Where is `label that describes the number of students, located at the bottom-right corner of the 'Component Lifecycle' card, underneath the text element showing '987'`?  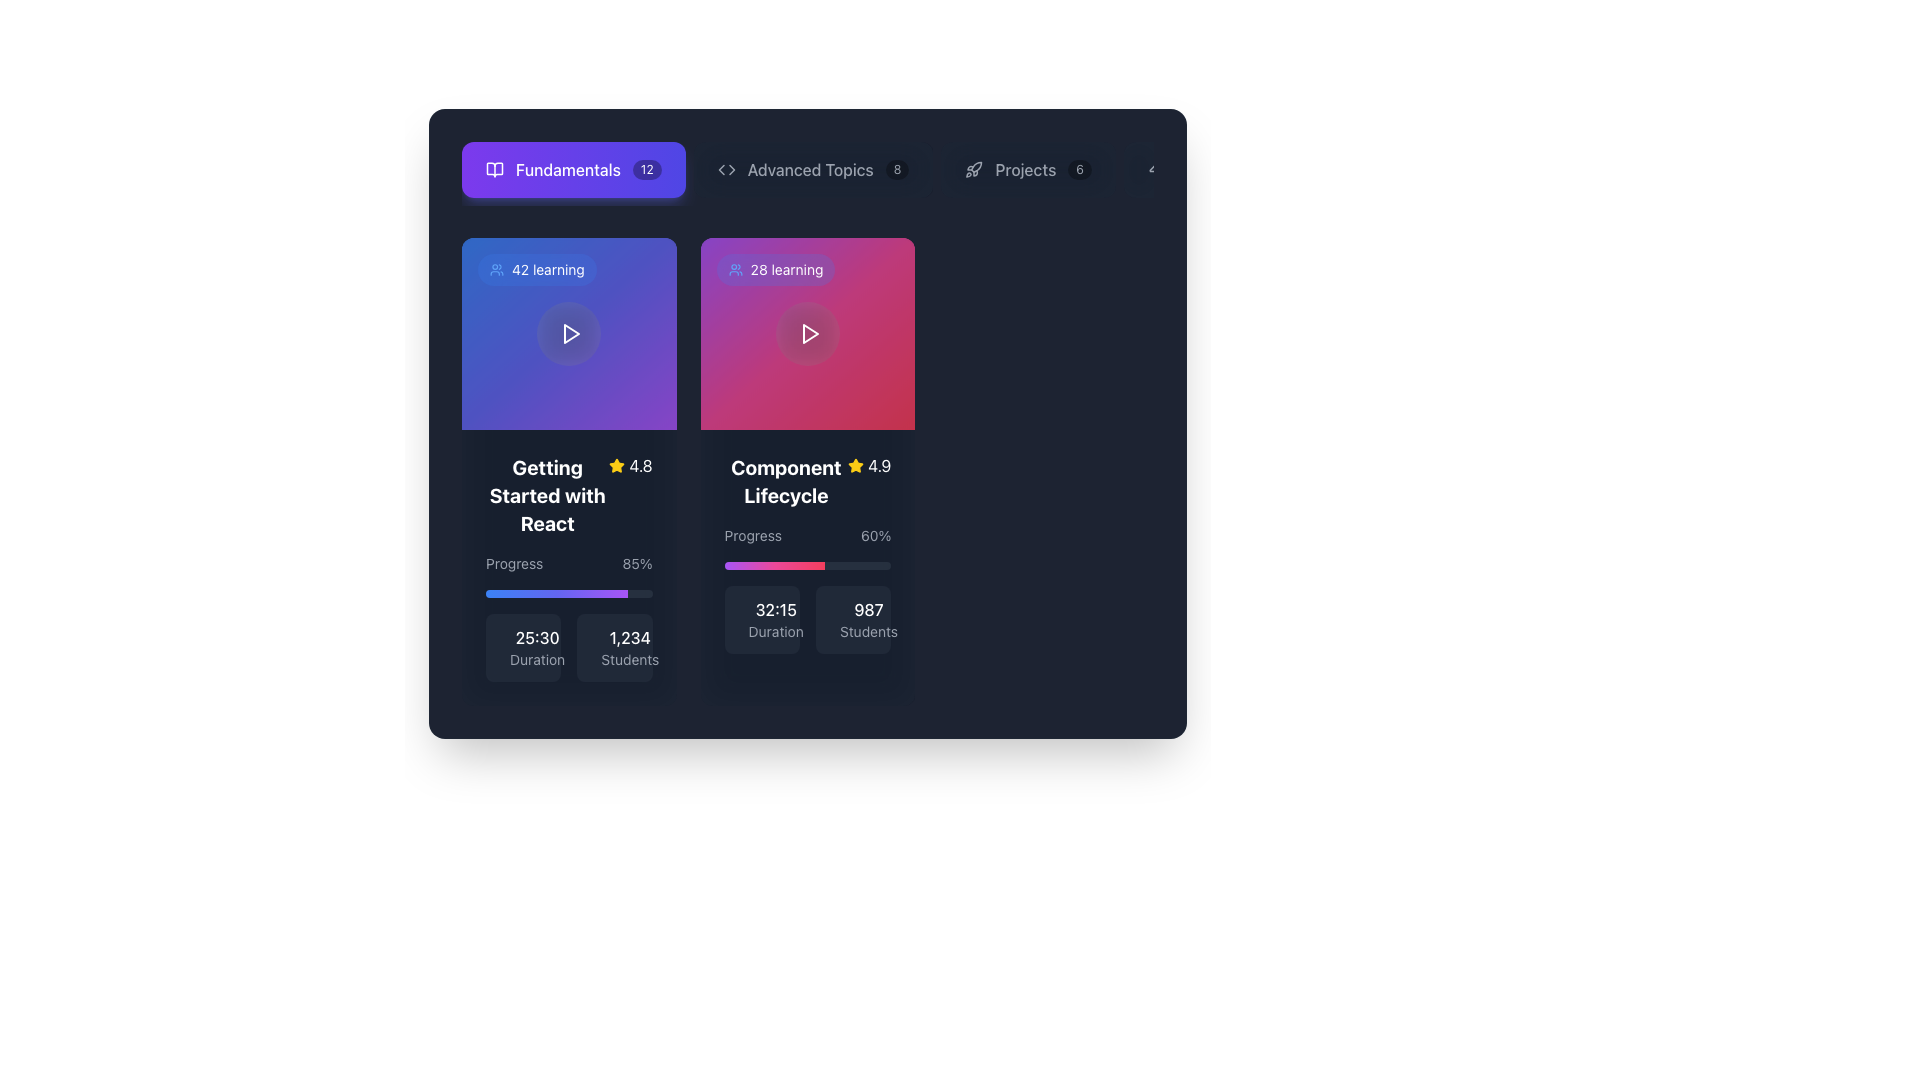 label that describes the number of students, located at the bottom-right corner of the 'Component Lifecycle' card, underneath the text element showing '987' is located at coordinates (868, 632).